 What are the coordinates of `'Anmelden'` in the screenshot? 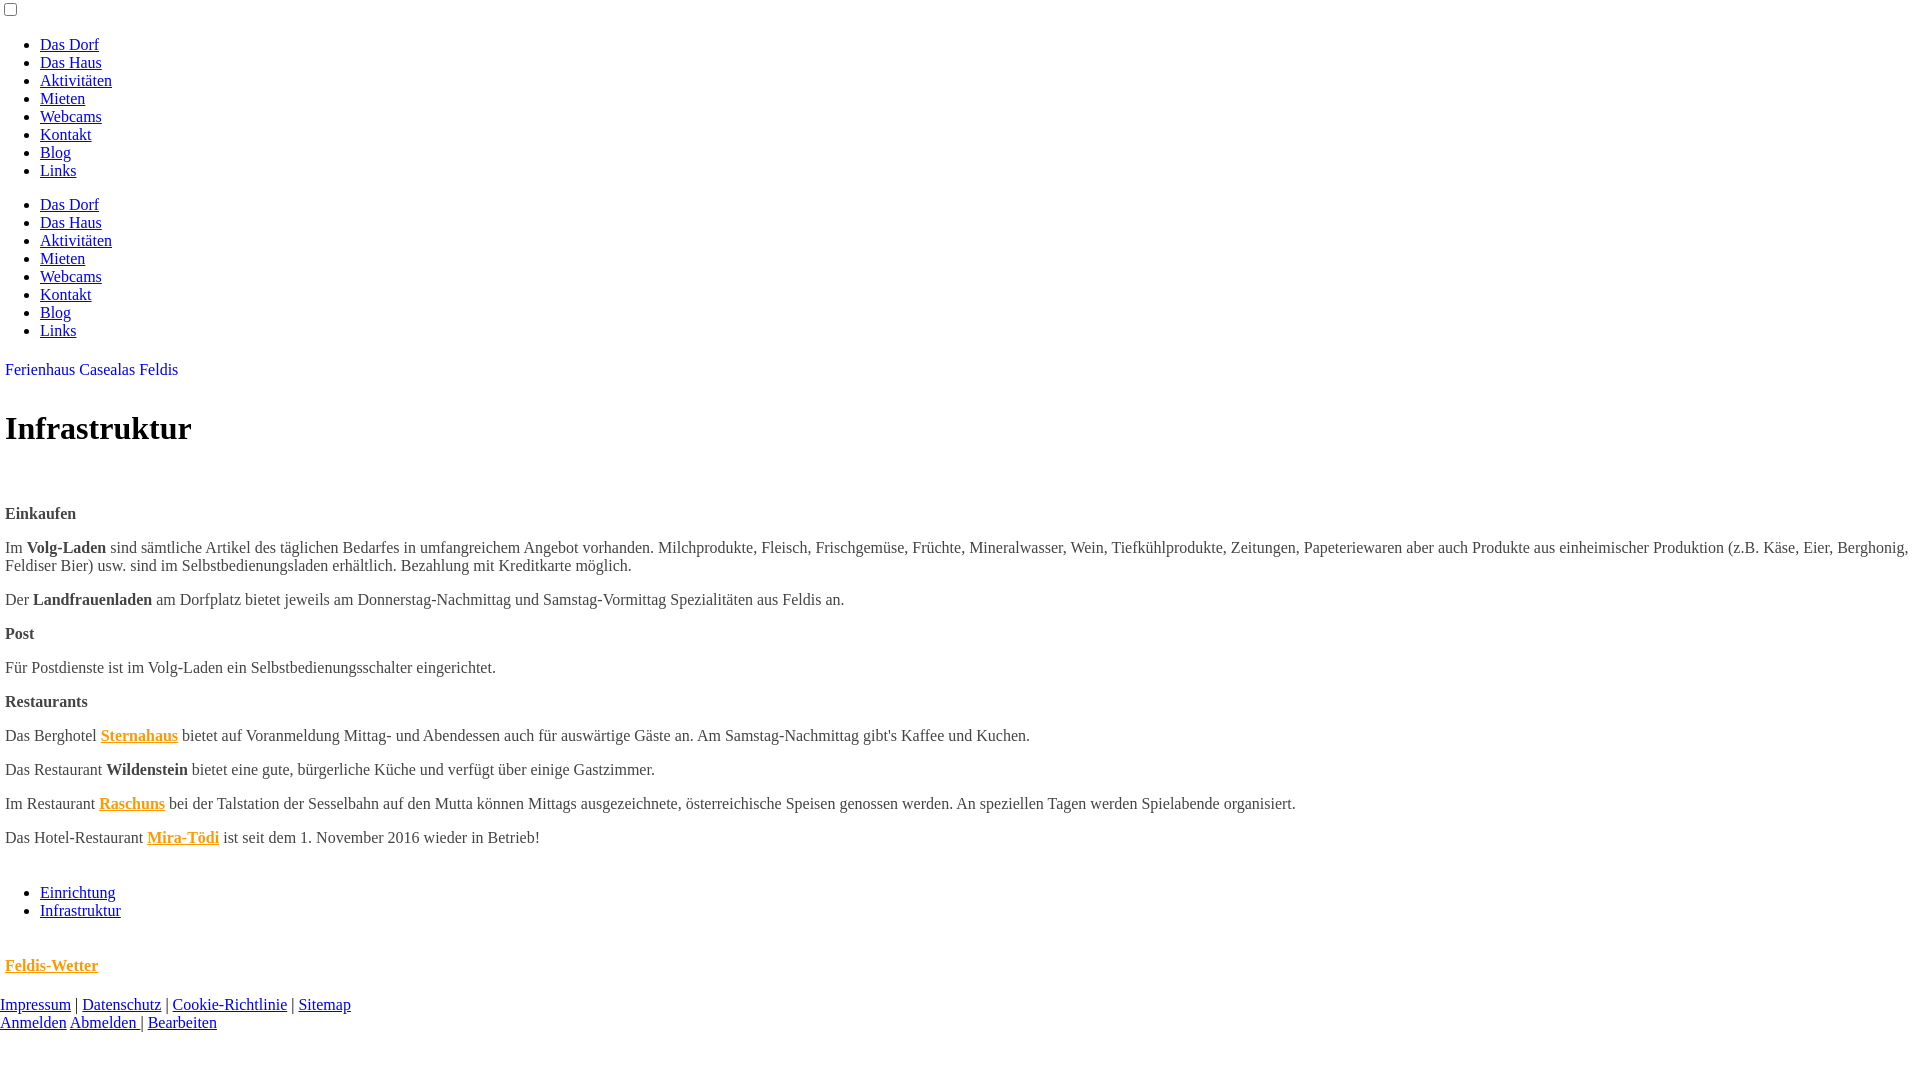 It's located at (33, 1022).